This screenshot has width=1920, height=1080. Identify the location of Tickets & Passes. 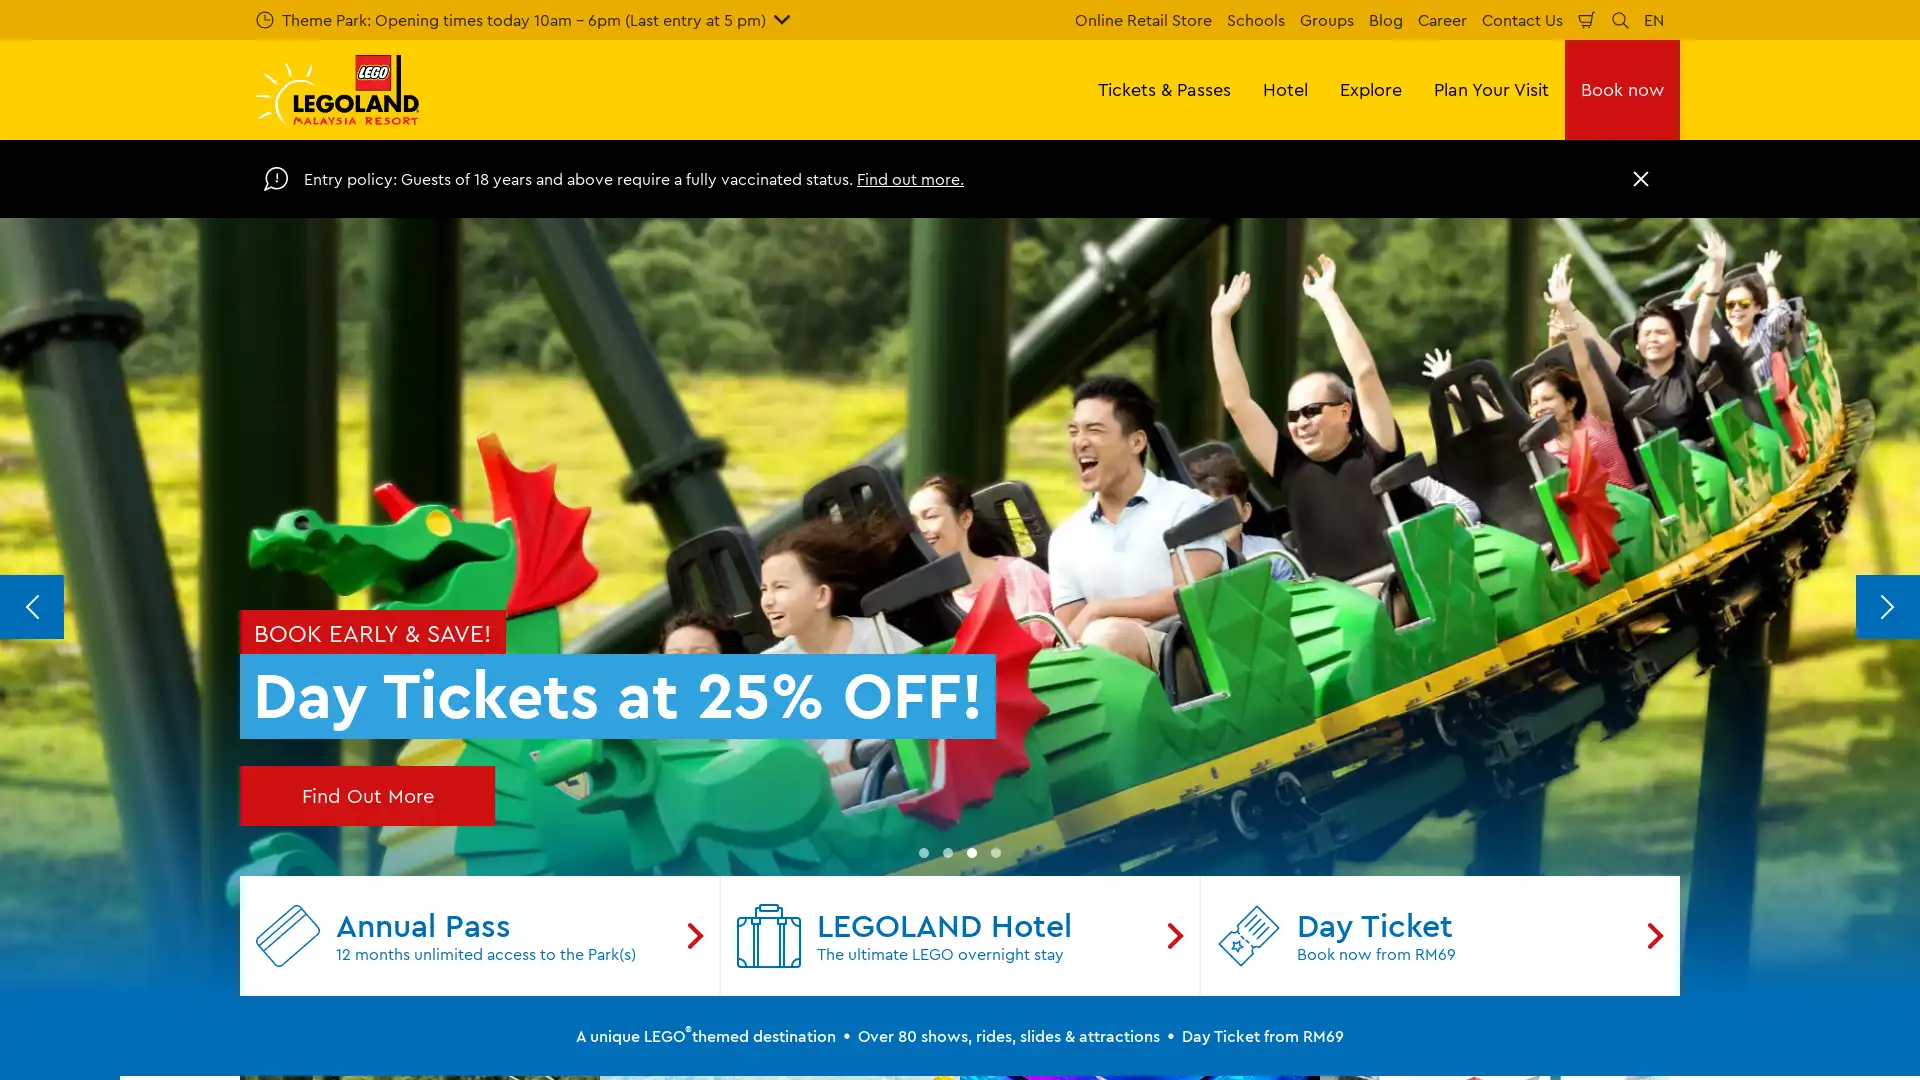
(1164, 88).